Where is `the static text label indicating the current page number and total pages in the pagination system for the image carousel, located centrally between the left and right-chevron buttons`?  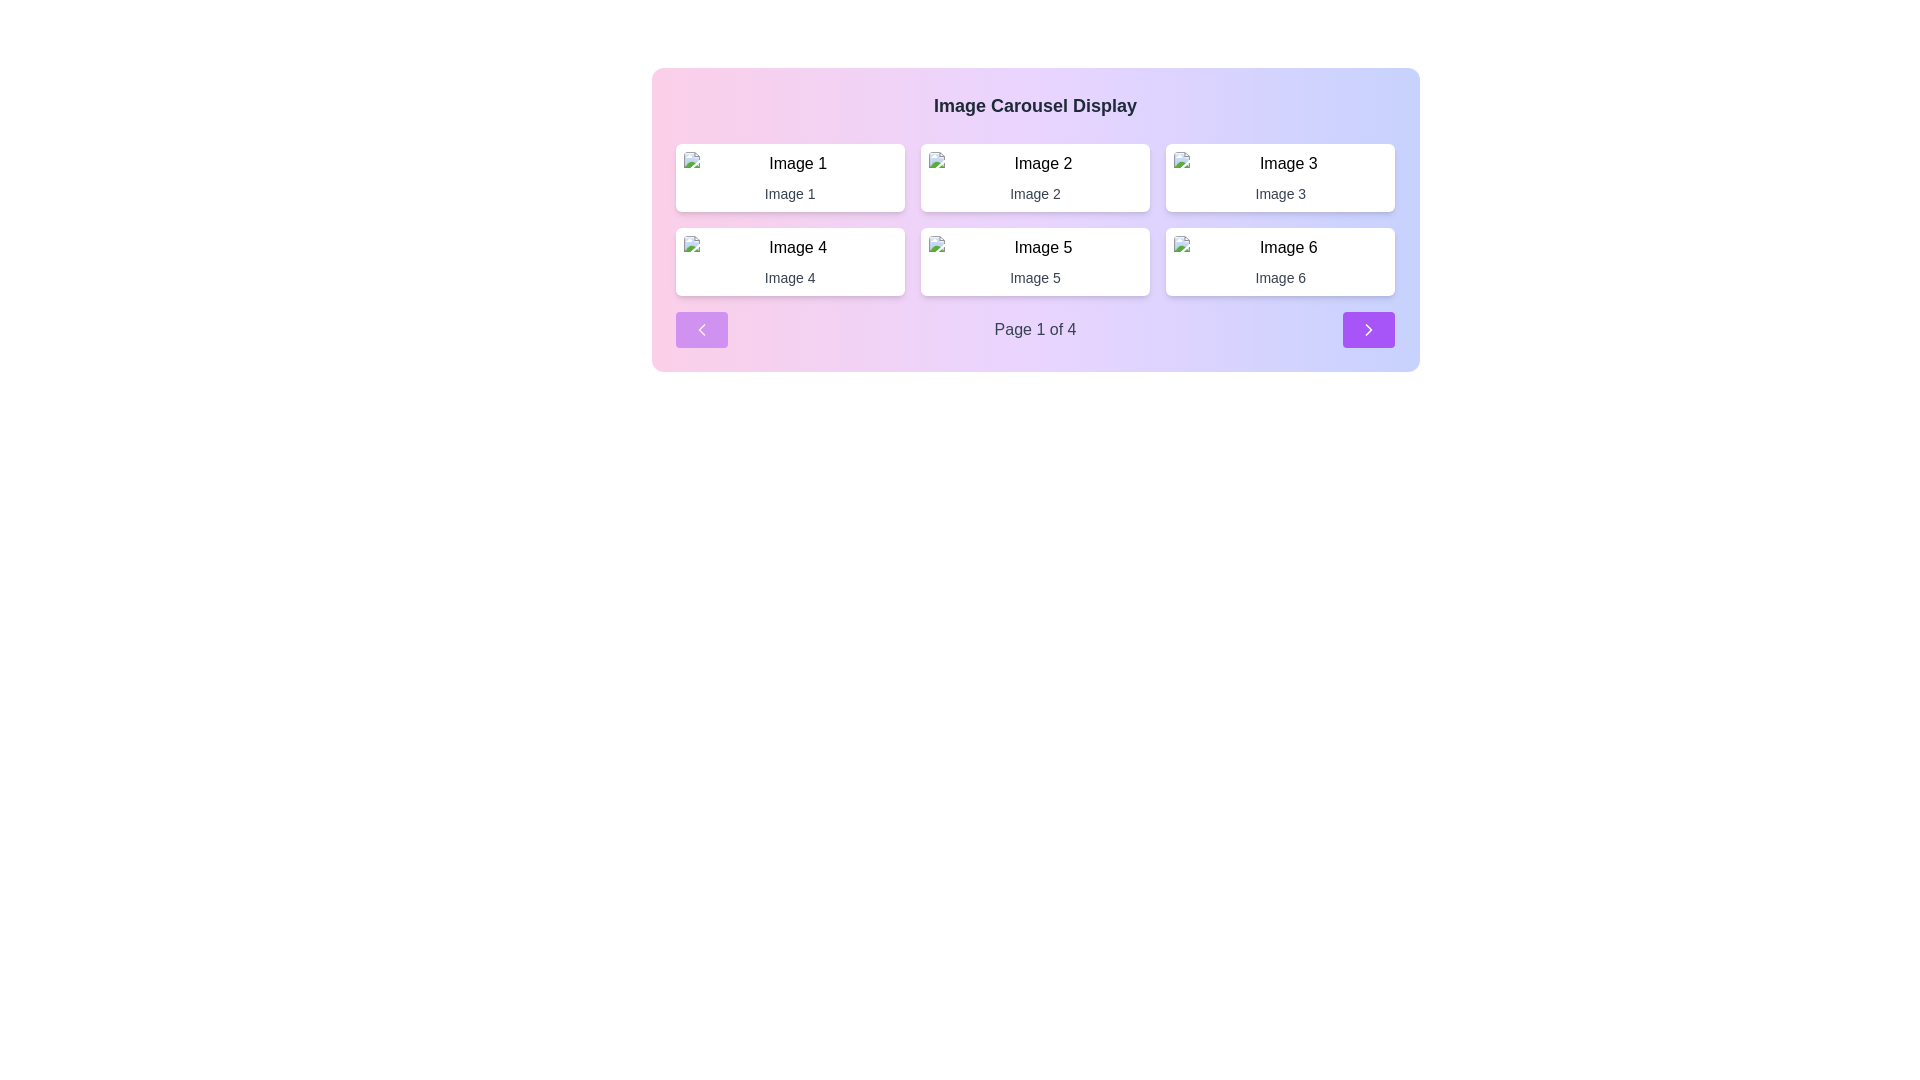 the static text label indicating the current page number and total pages in the pagination system for the image carousel, located centrally between the left and right-chevron buttons is located at coordinates (1035, 329).